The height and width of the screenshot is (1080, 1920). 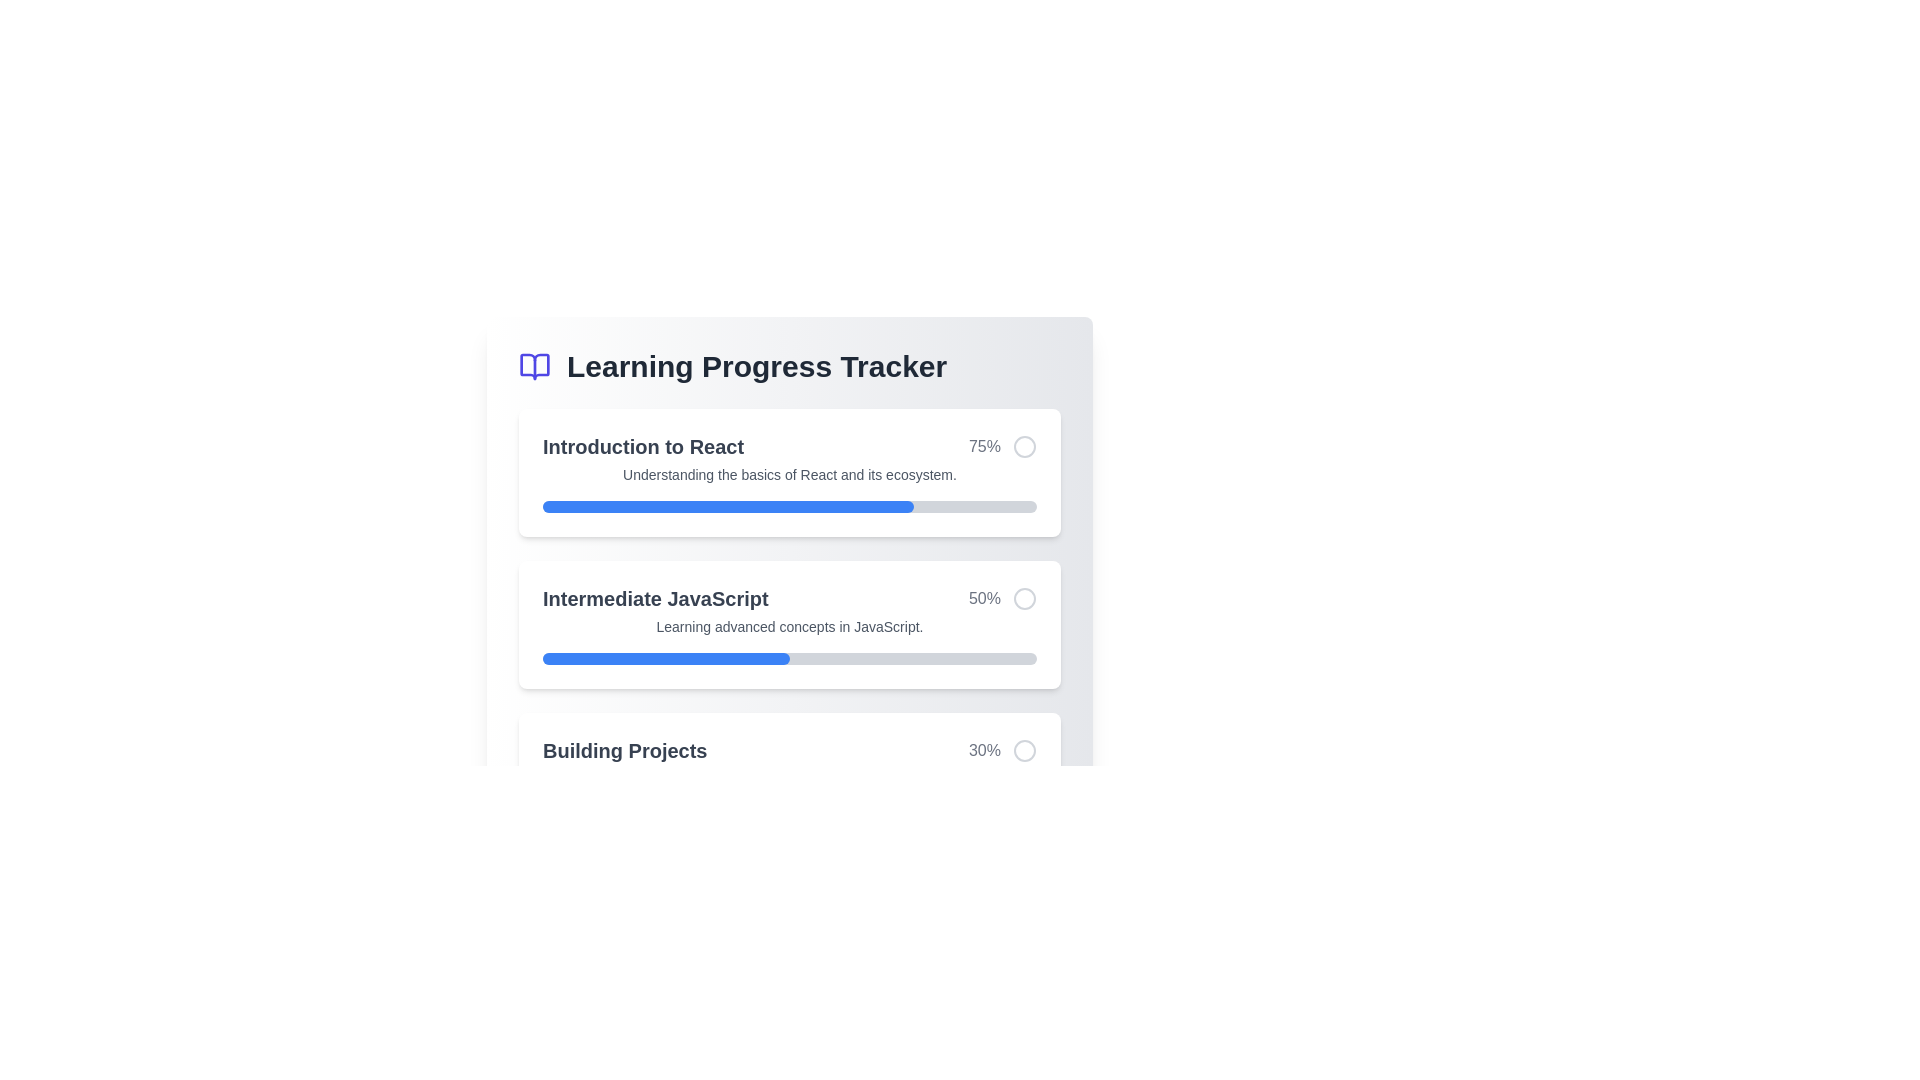 What do you see at coordinates (789, 623) in the screenshot?
I see `the composite component containing information panels or cards for the Learning Progress Tracker` at bounding box center [789, 623].